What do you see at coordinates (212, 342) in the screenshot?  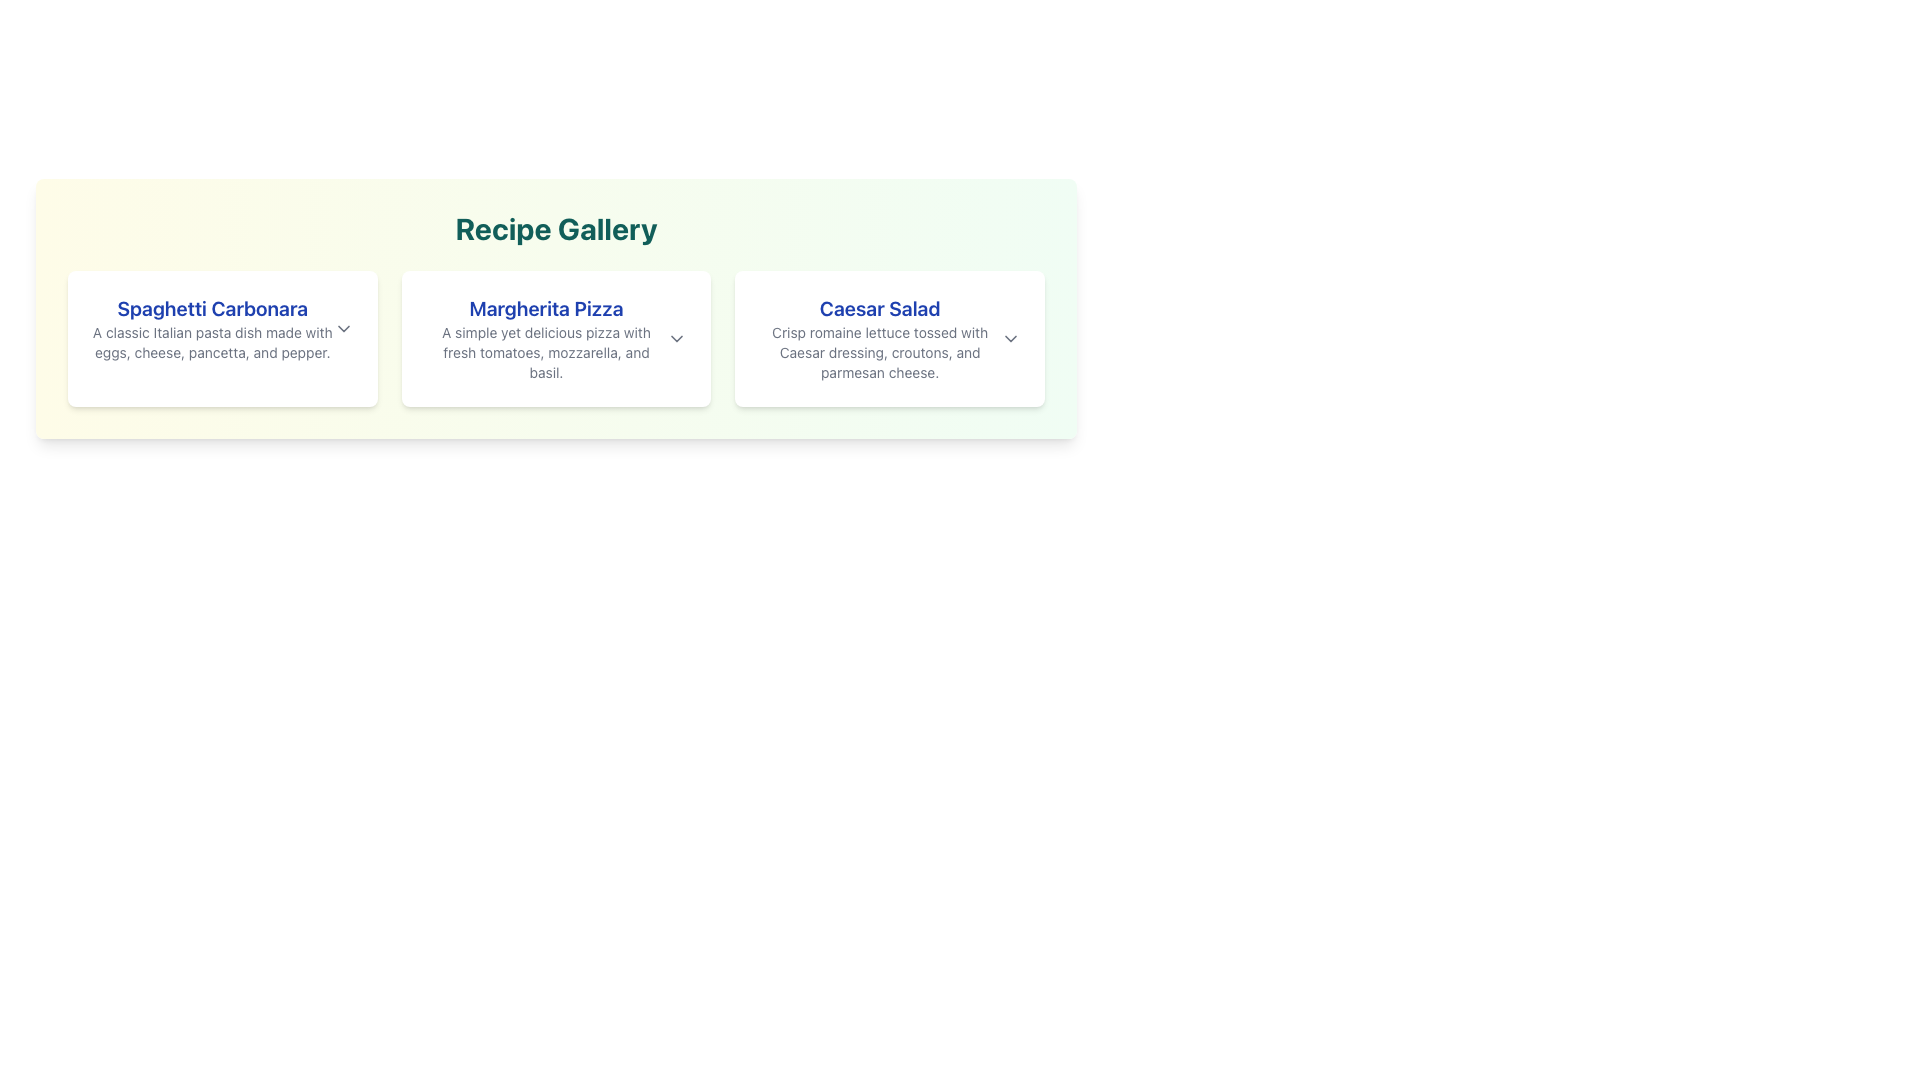 I see `the text block describing the dish 'Spaghetti Carbonara' to potentially reveal more actions or tooltips` at bounding box center [212, 342].